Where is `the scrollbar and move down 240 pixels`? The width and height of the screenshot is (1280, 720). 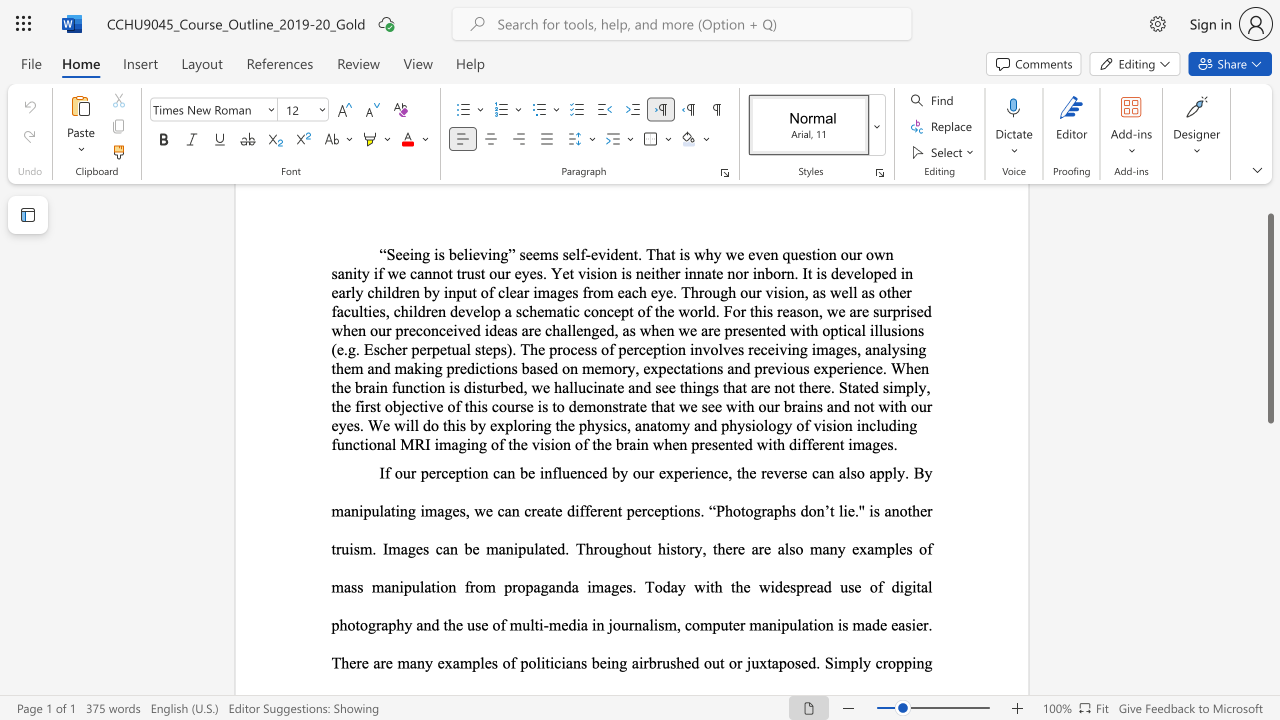 the scrollbar and move down 240 pixels is located at coordinates (1269, 317).